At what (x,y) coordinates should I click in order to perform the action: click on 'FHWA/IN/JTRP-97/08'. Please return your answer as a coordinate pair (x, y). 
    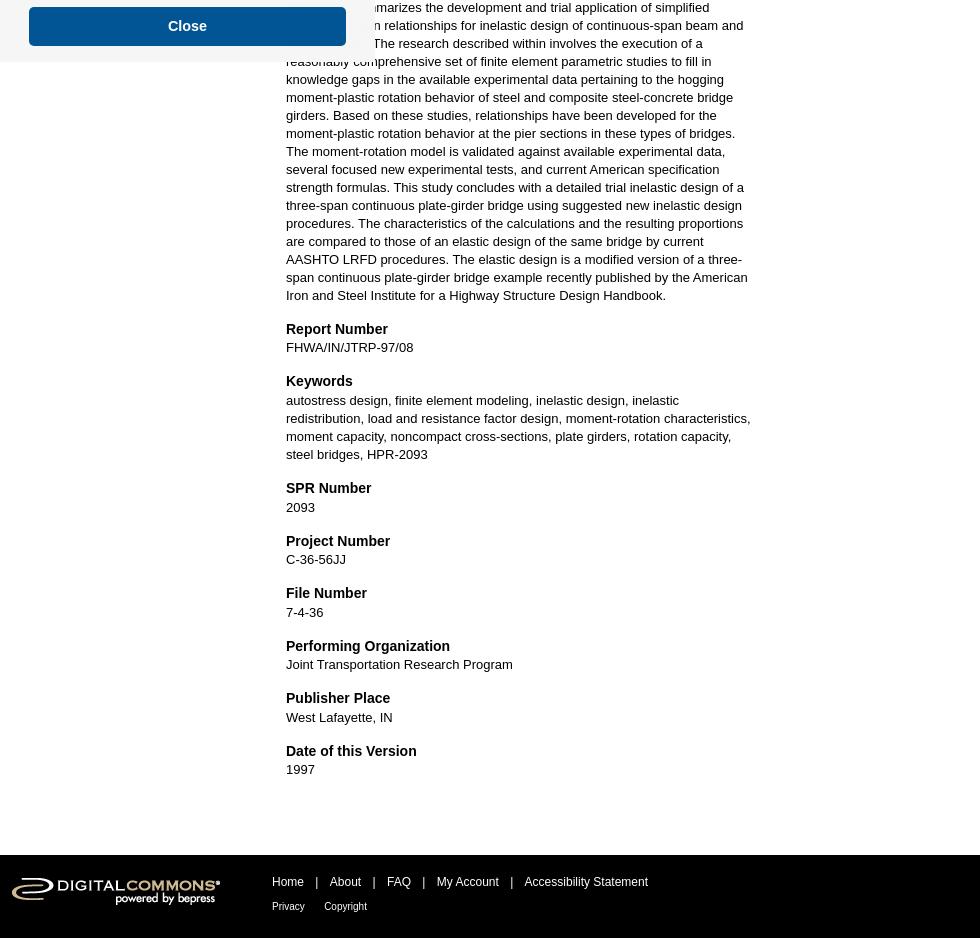
    Looking at the image, I should click on (285, 347).